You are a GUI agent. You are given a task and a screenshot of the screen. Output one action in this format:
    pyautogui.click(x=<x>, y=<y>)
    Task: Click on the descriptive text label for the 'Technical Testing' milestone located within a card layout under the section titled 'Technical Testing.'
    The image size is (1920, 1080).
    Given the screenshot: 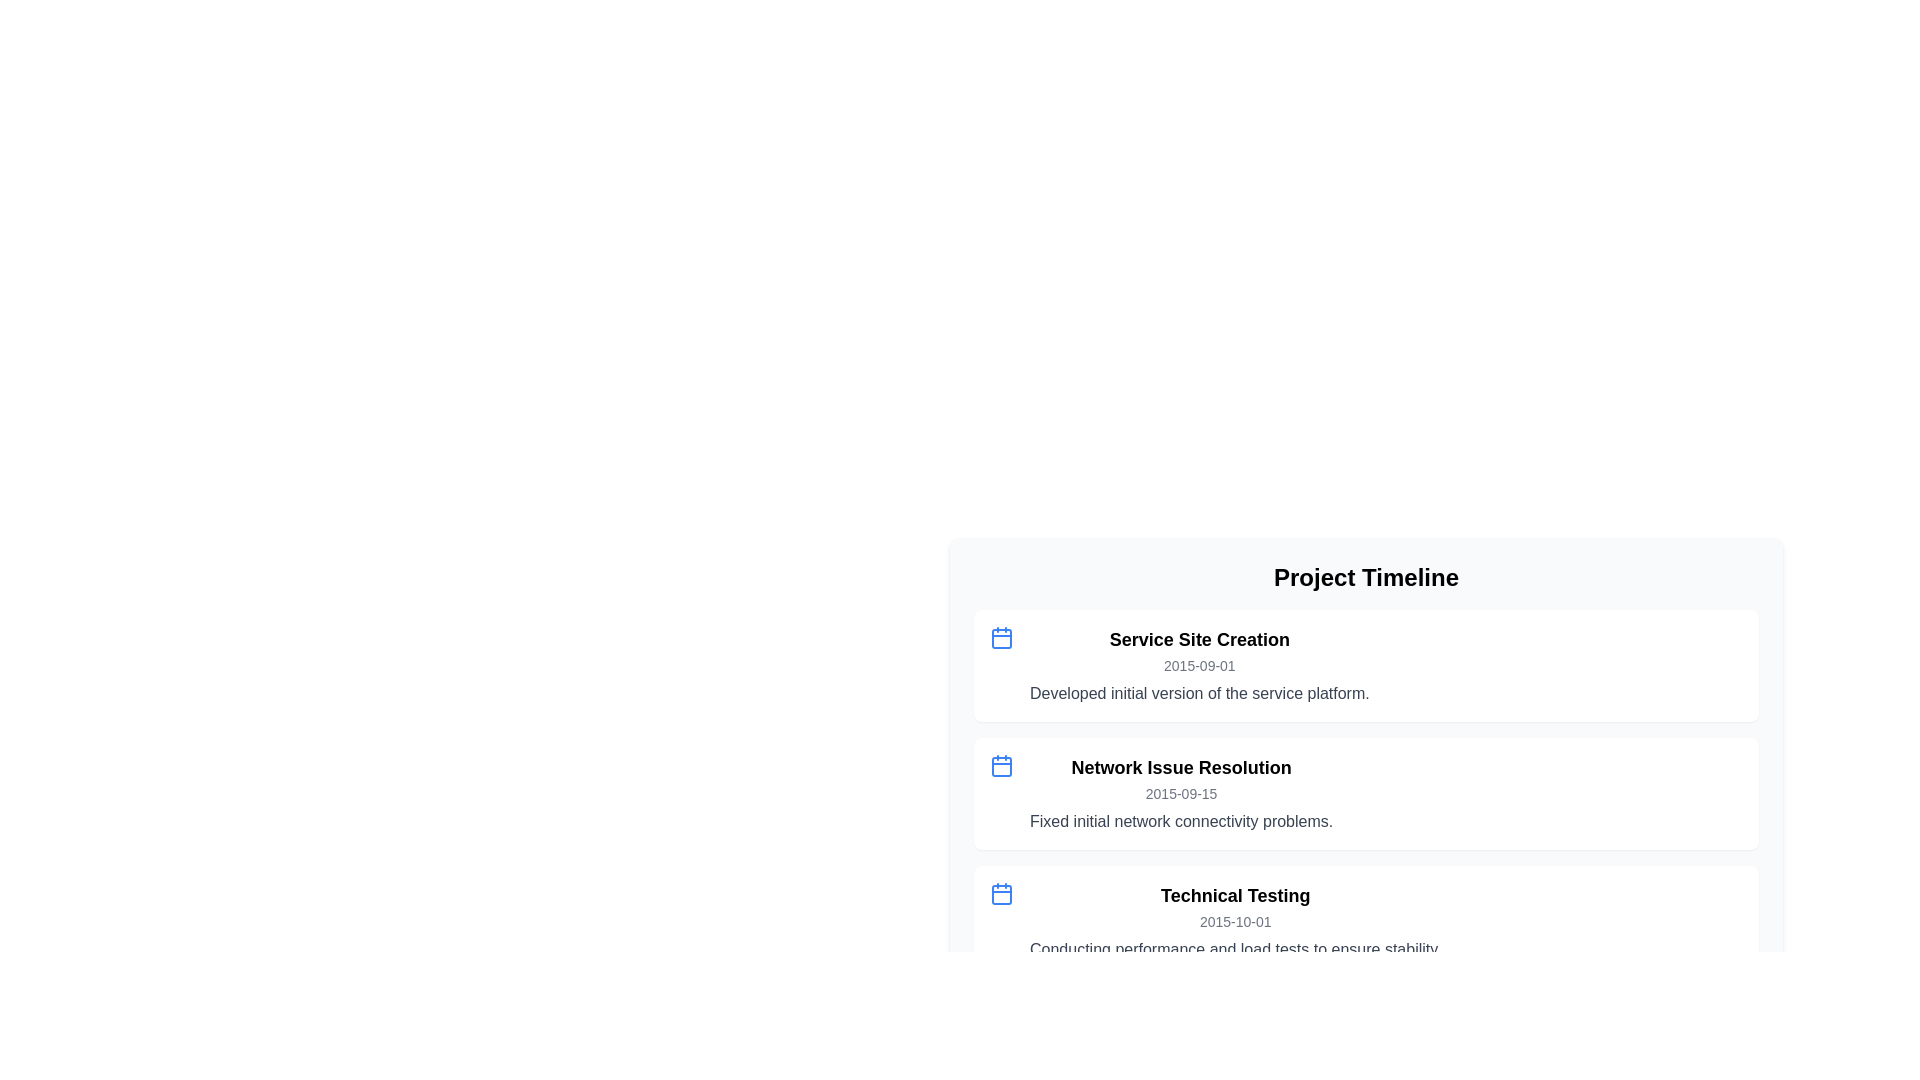 What is the action you would take?
    pyautogui.click(x=1234, y=948)
    